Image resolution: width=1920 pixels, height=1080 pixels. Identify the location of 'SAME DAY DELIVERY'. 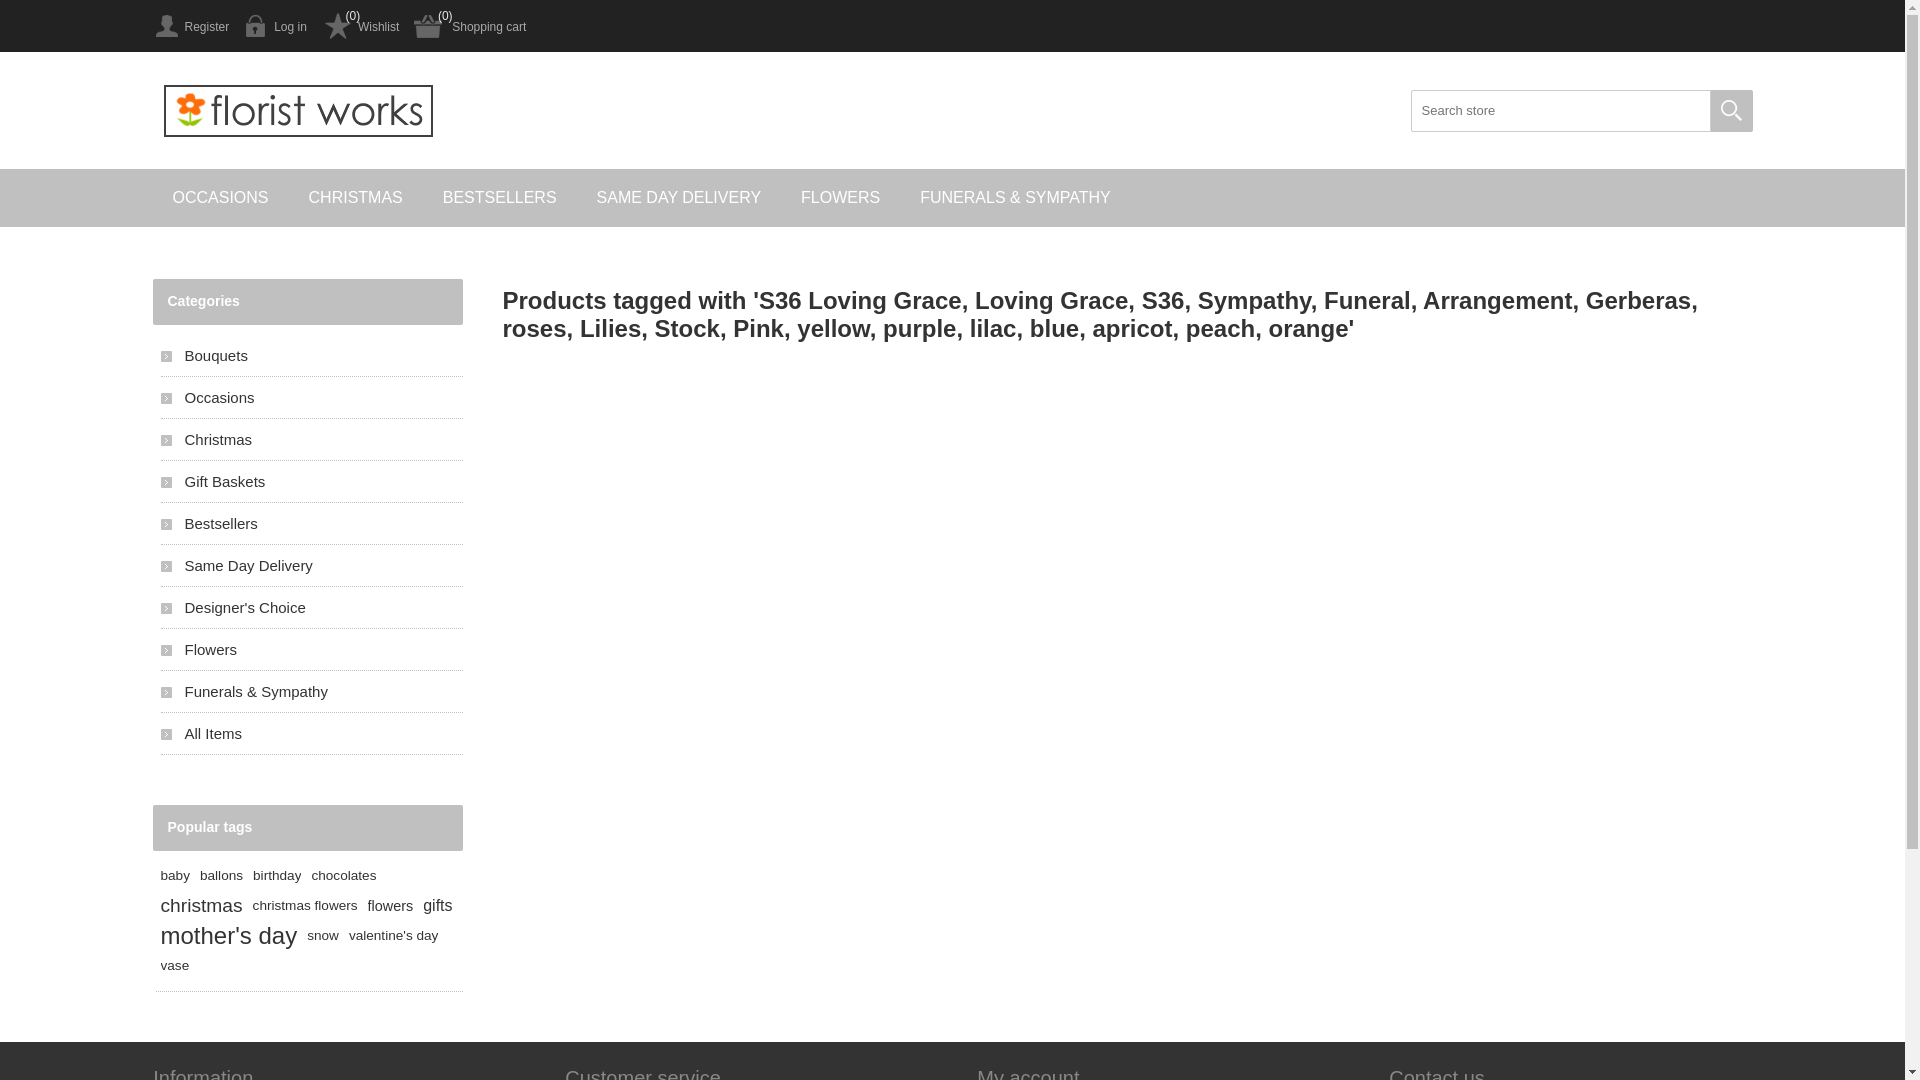
(679, 197).